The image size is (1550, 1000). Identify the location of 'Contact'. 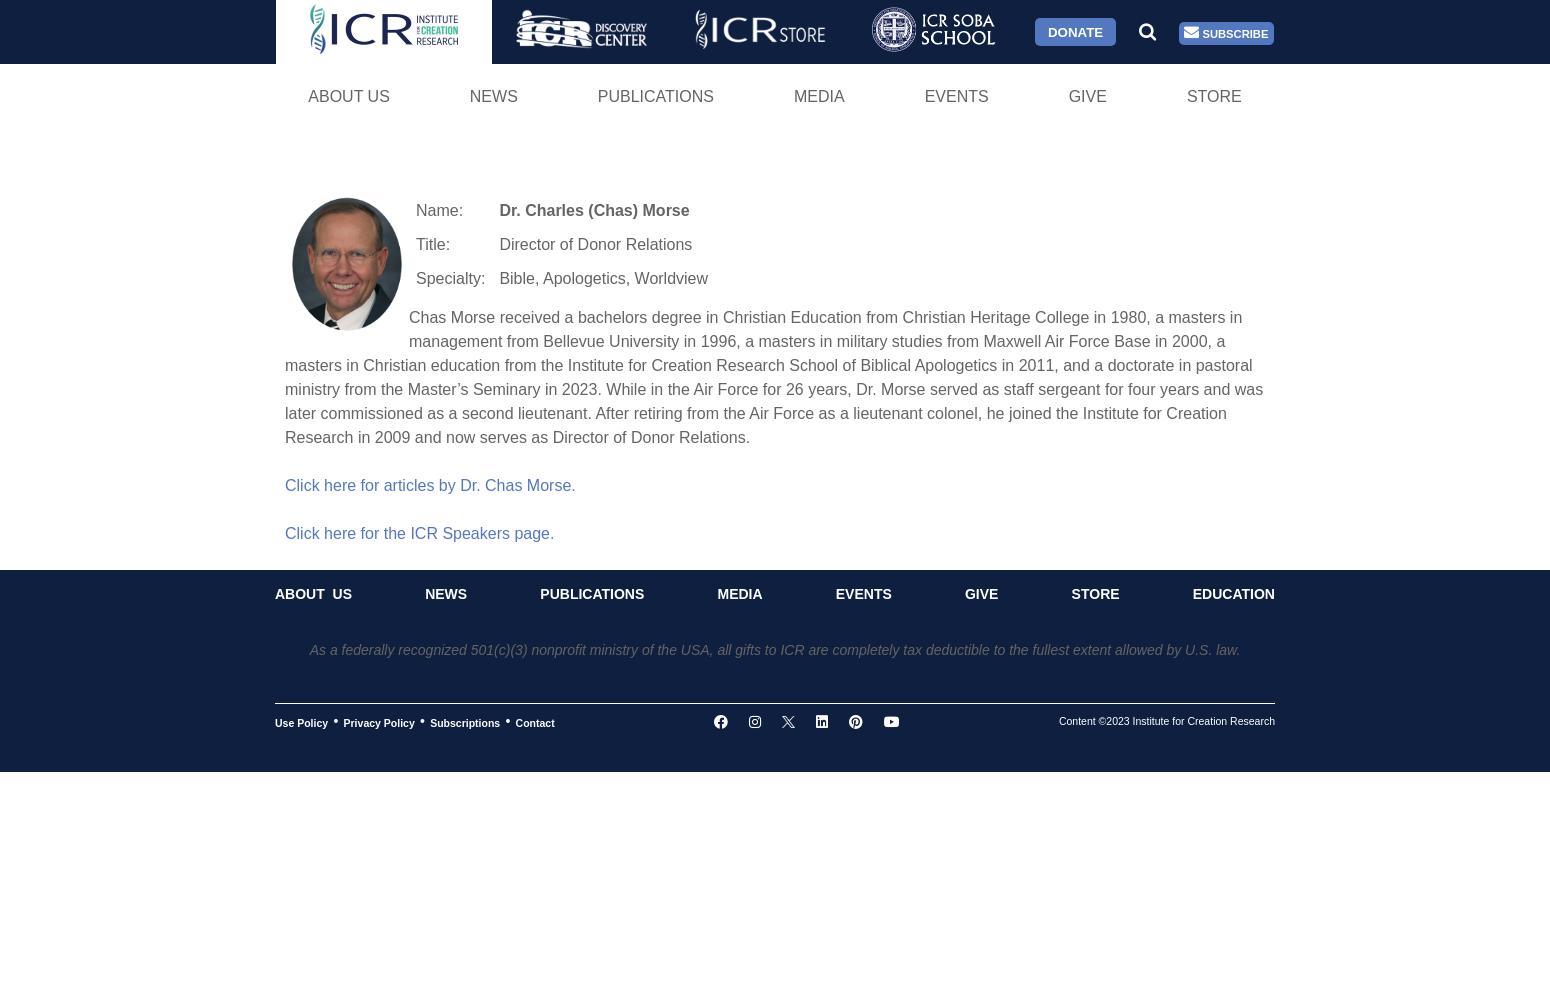
(533, 721).